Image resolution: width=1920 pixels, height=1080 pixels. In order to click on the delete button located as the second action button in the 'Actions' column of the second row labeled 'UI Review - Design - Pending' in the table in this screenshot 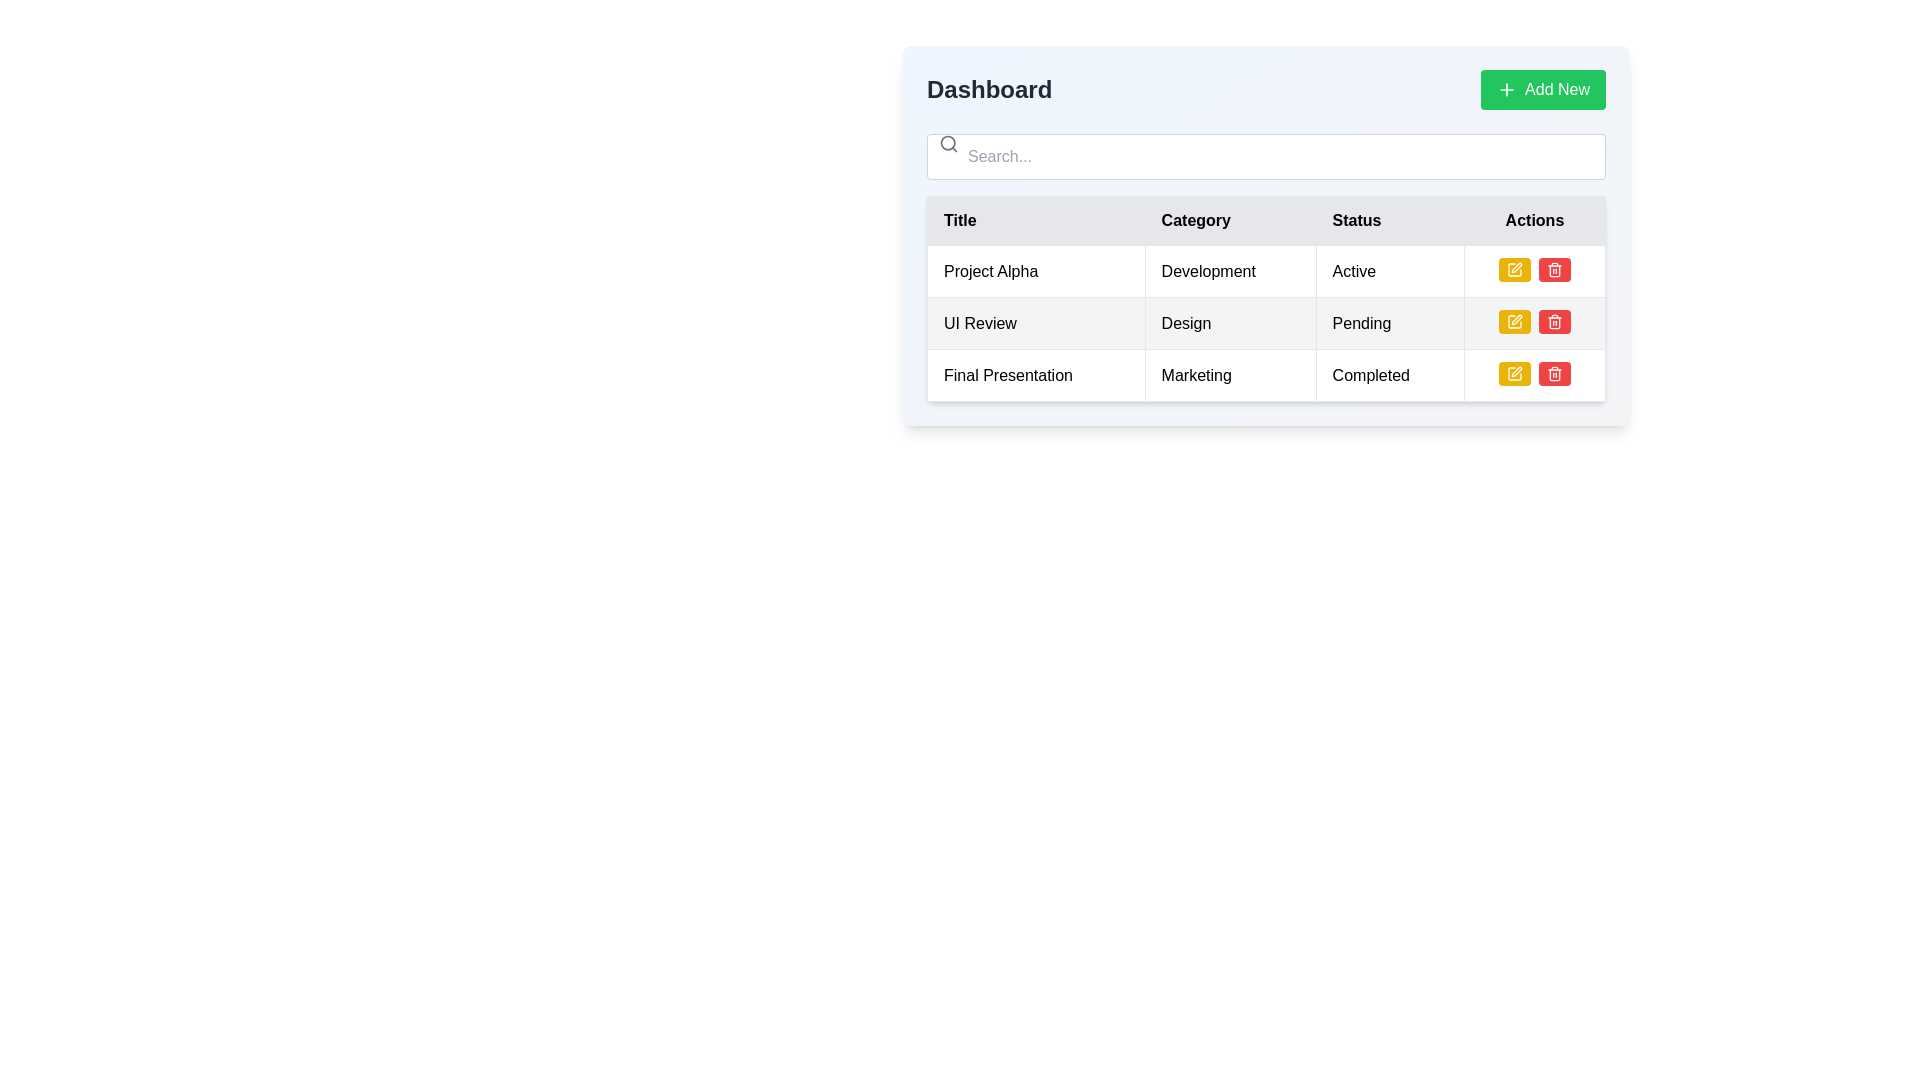, I will do `click(1554, 270)`.